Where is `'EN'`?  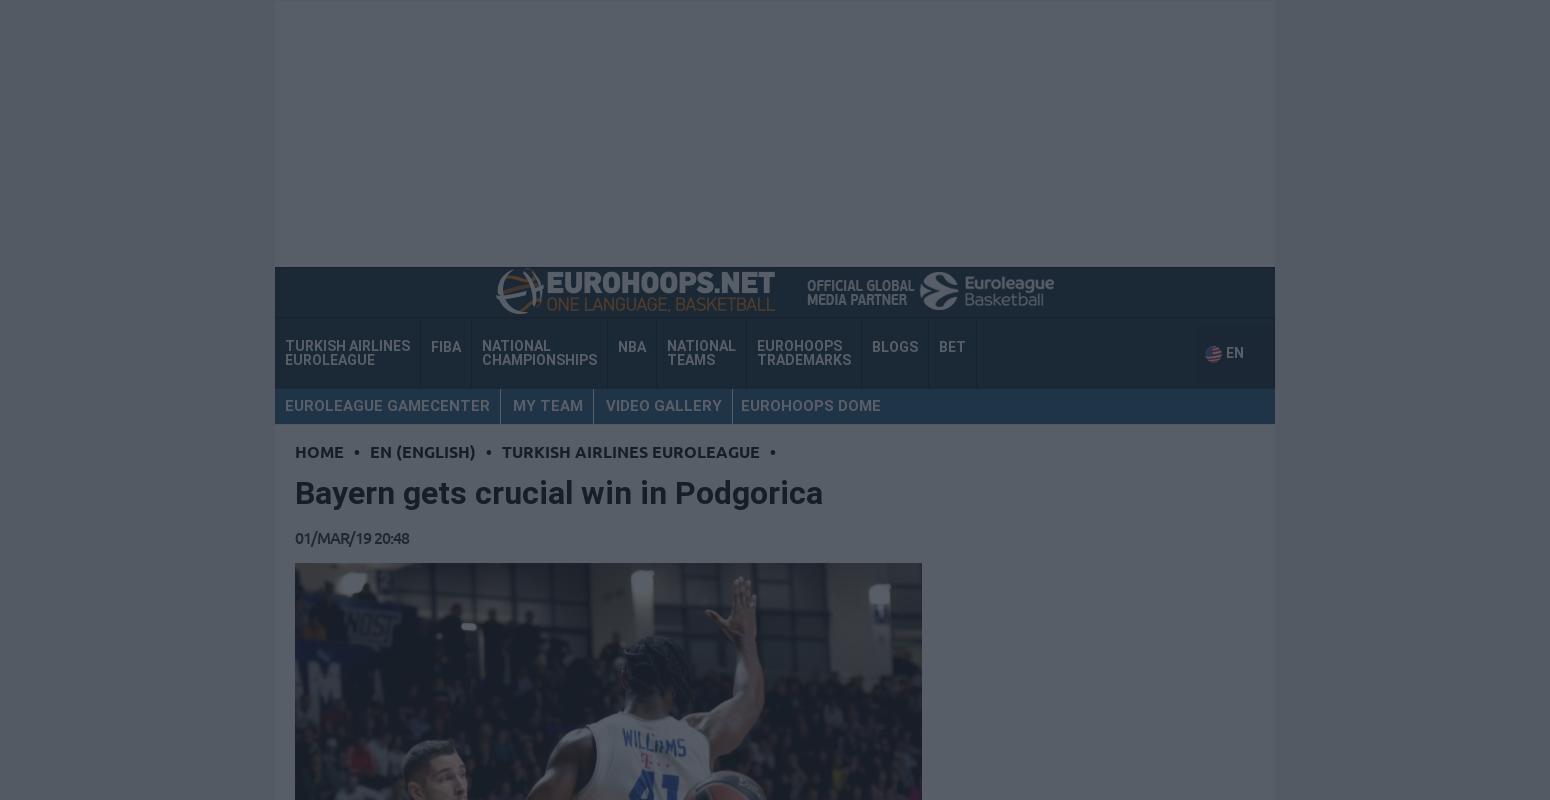 'EN' is located at coordinates (1237, 447).